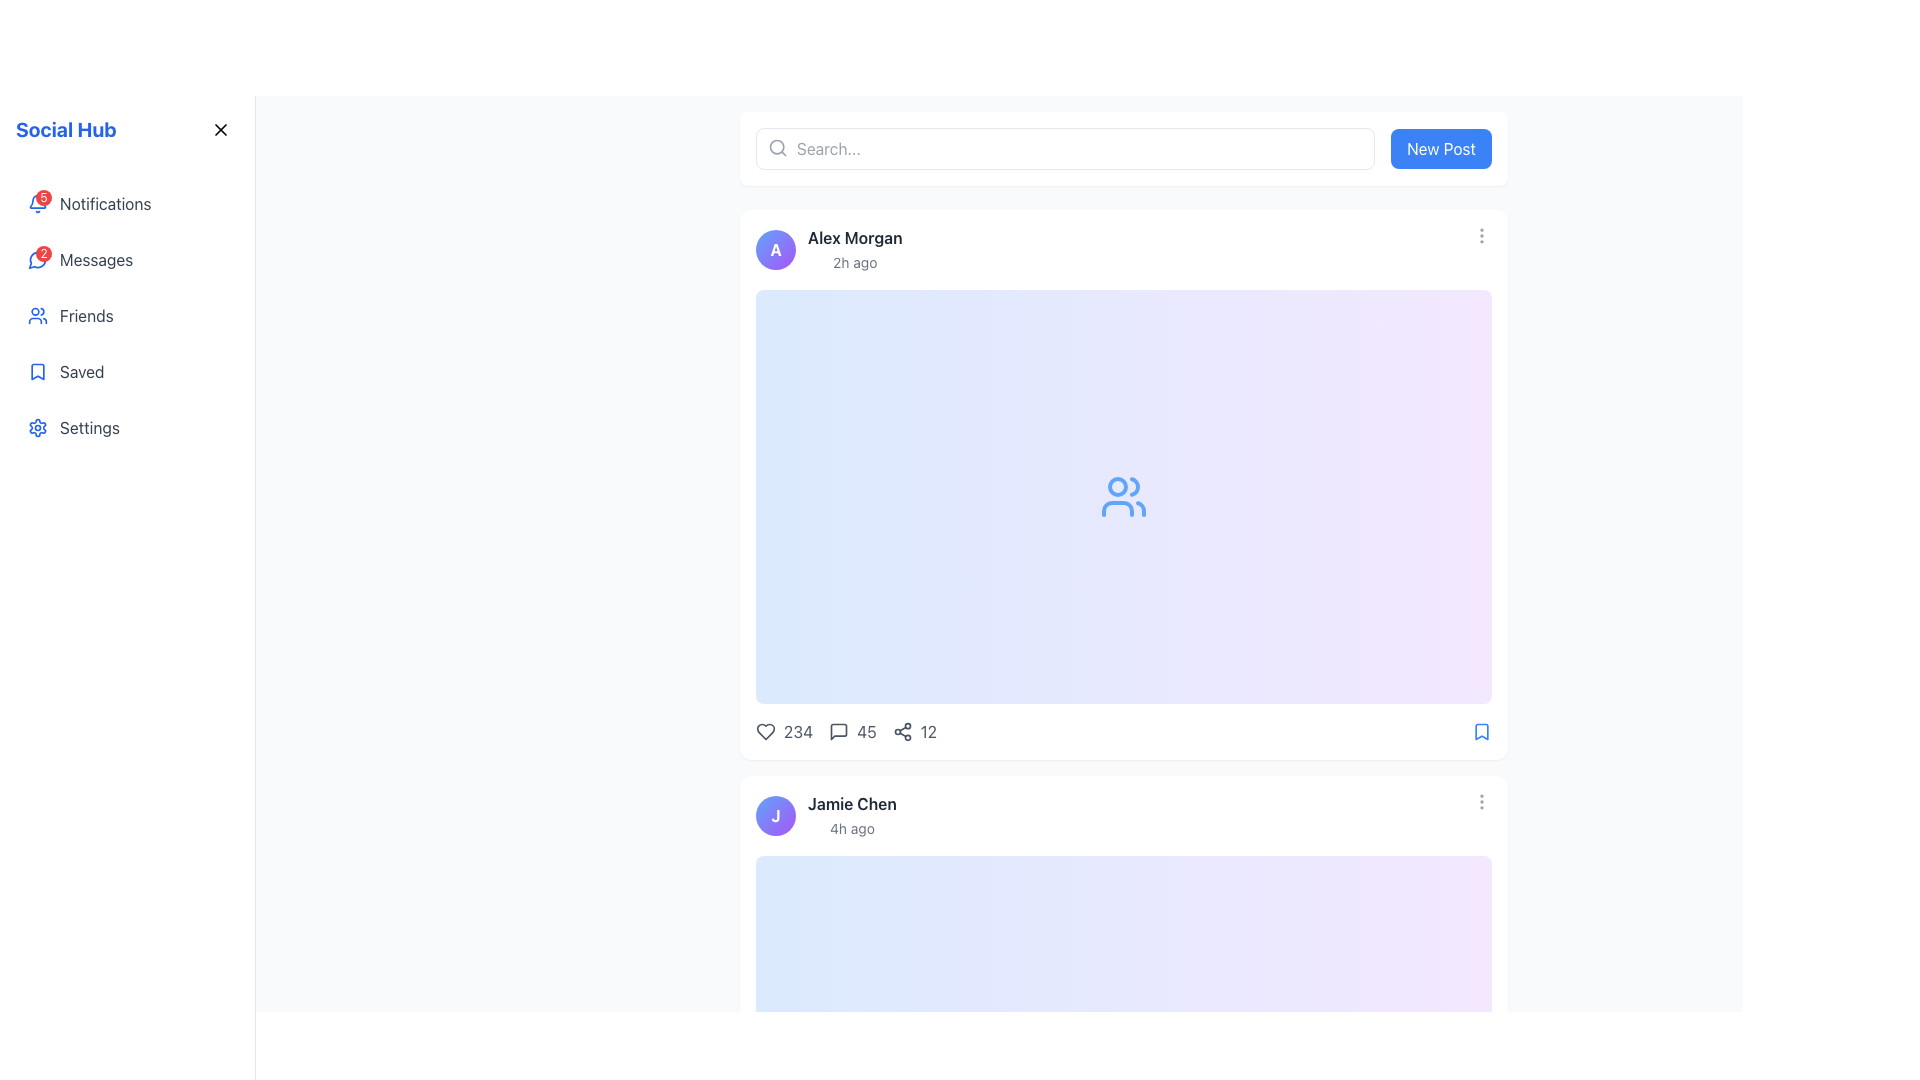 The height and width of the screenshot is (1080, 1920). Describe the element at coordinates (38, 427) in the screenshot. I see `the blue gear-like icon representing settings, located in the left sidebar of the Settings menu` at that location.